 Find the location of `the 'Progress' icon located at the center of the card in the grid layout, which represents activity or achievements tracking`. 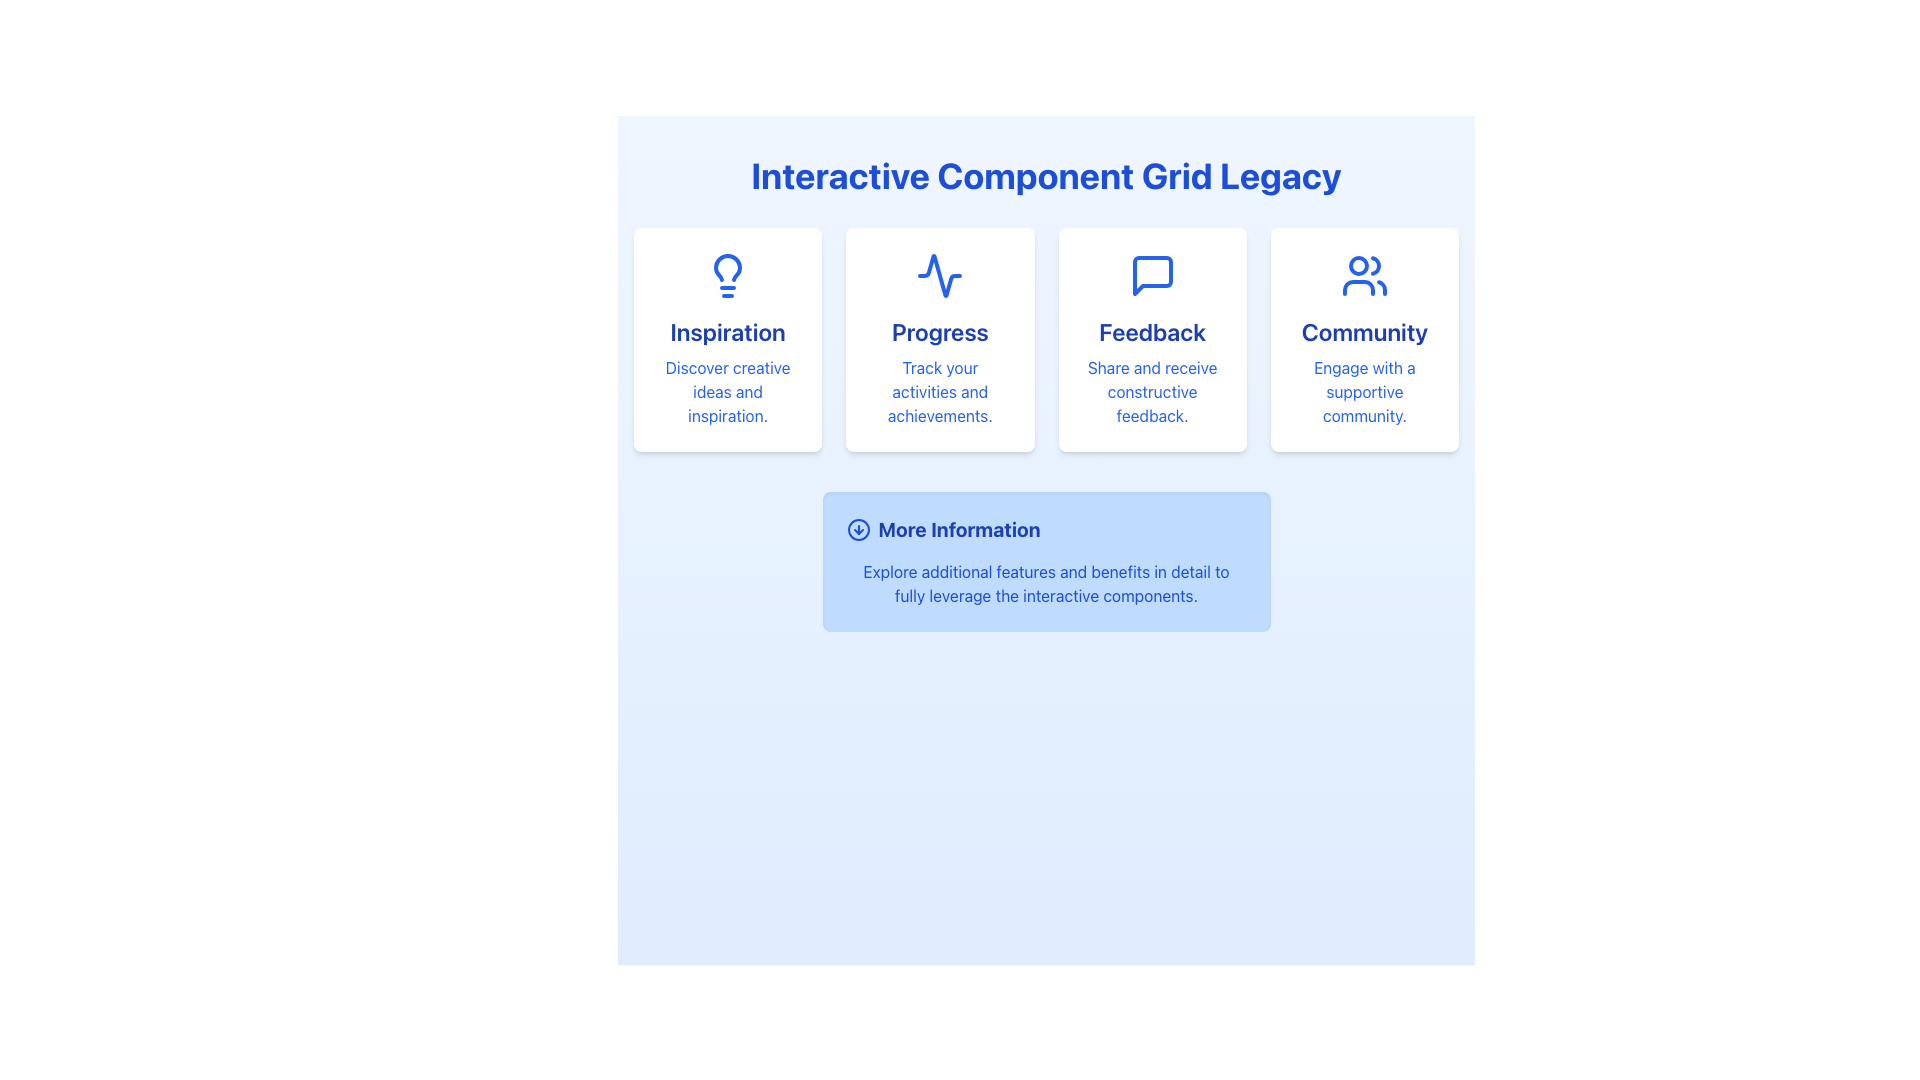

the 'Progress' icon located at the center of the card in the grid layout, which represents activity or achievements tracking is located at coordinates (939, 276).